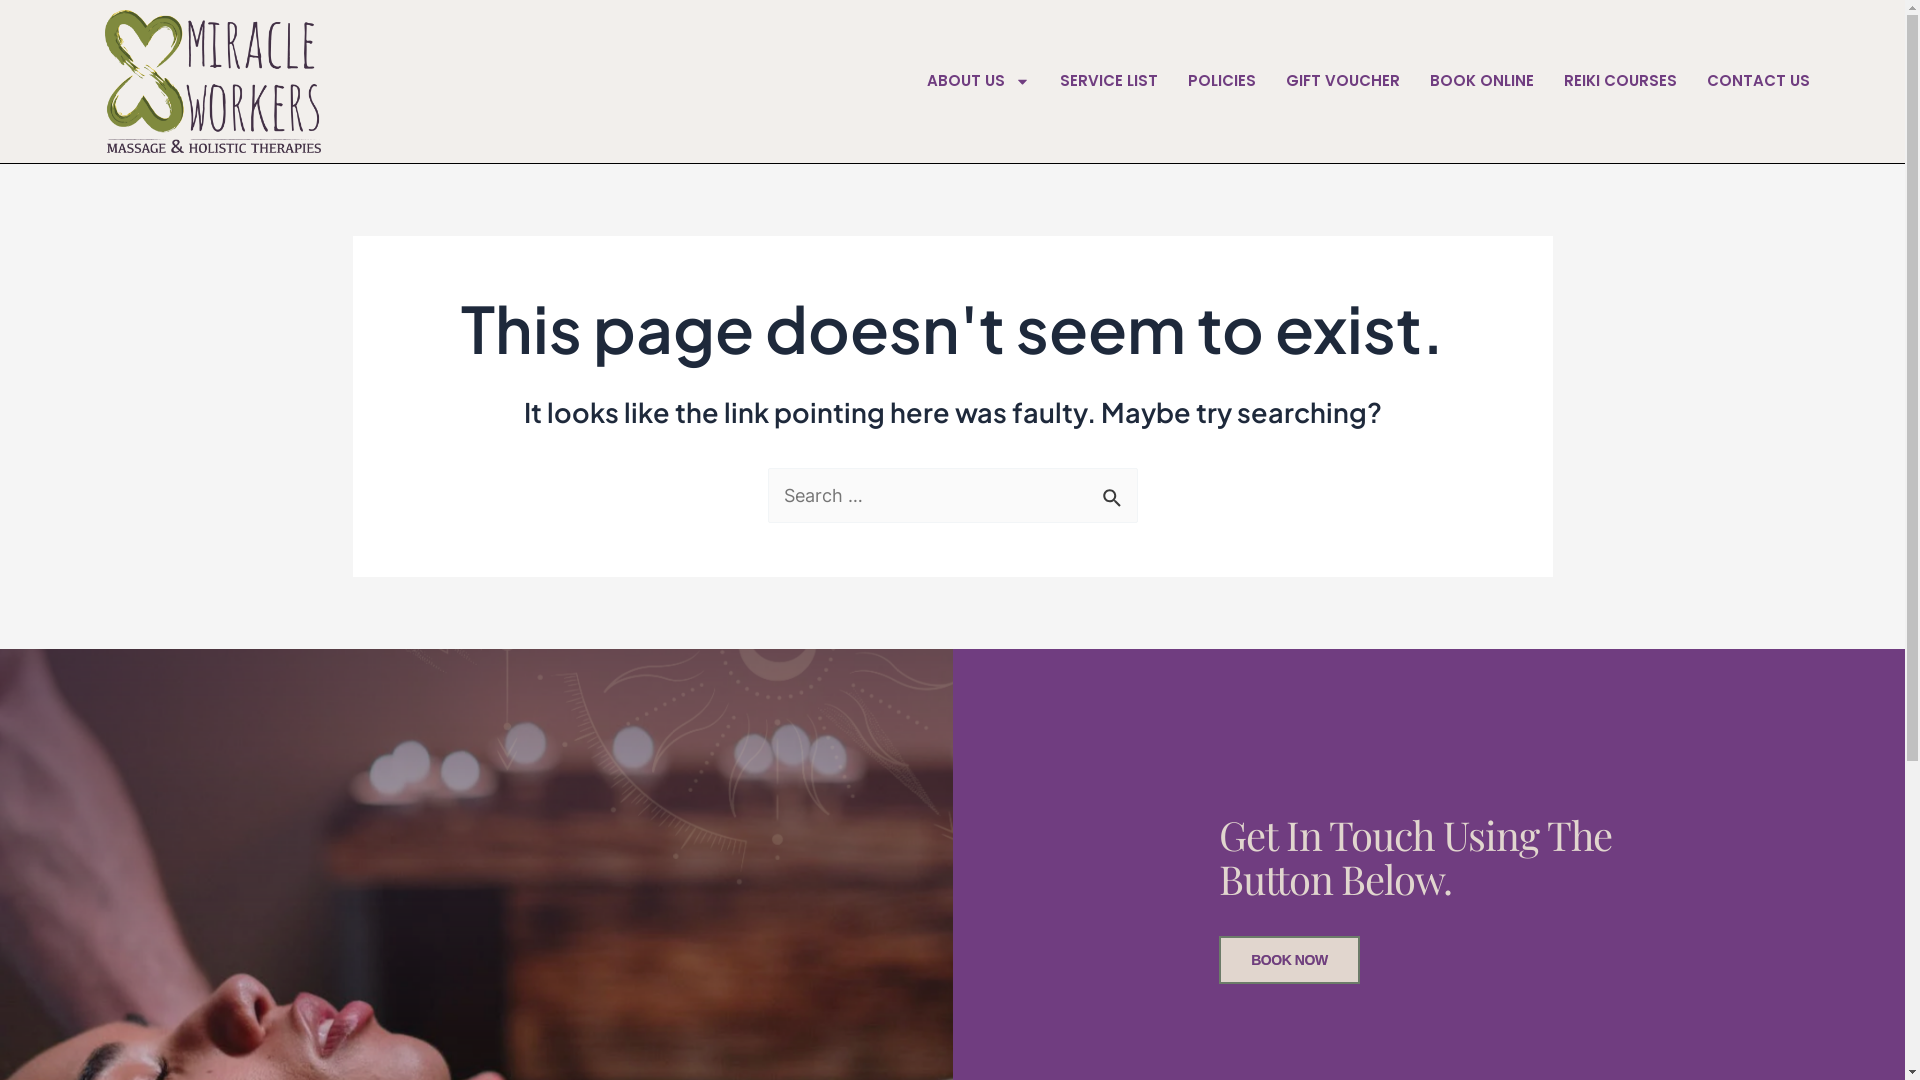  Describe the element at coordinates (1343, 80) in the screenshot. I see `'GIFT VOUCHER'` at that location.